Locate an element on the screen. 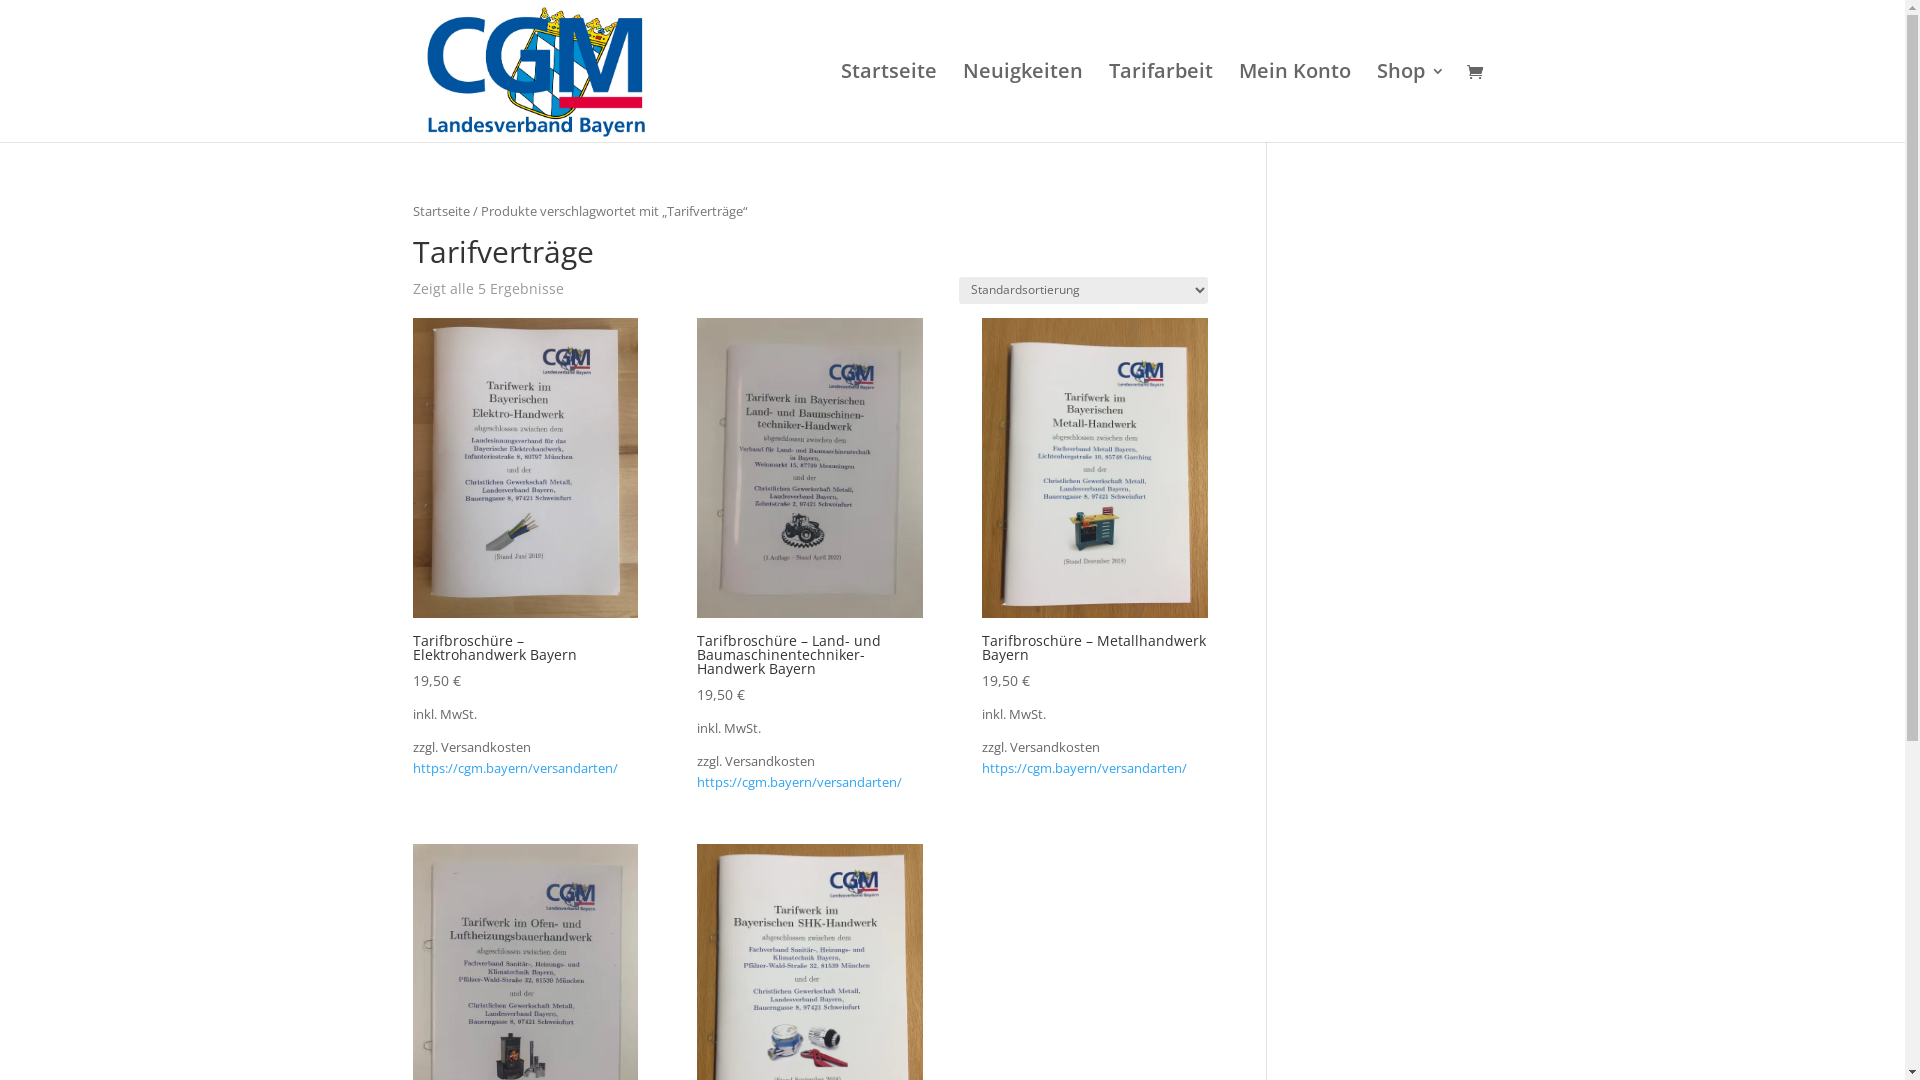 This screenshot has height=1080, width=1920. 'https://cgm.bayern/versandarten/' is located at coordinates (1083, 767).